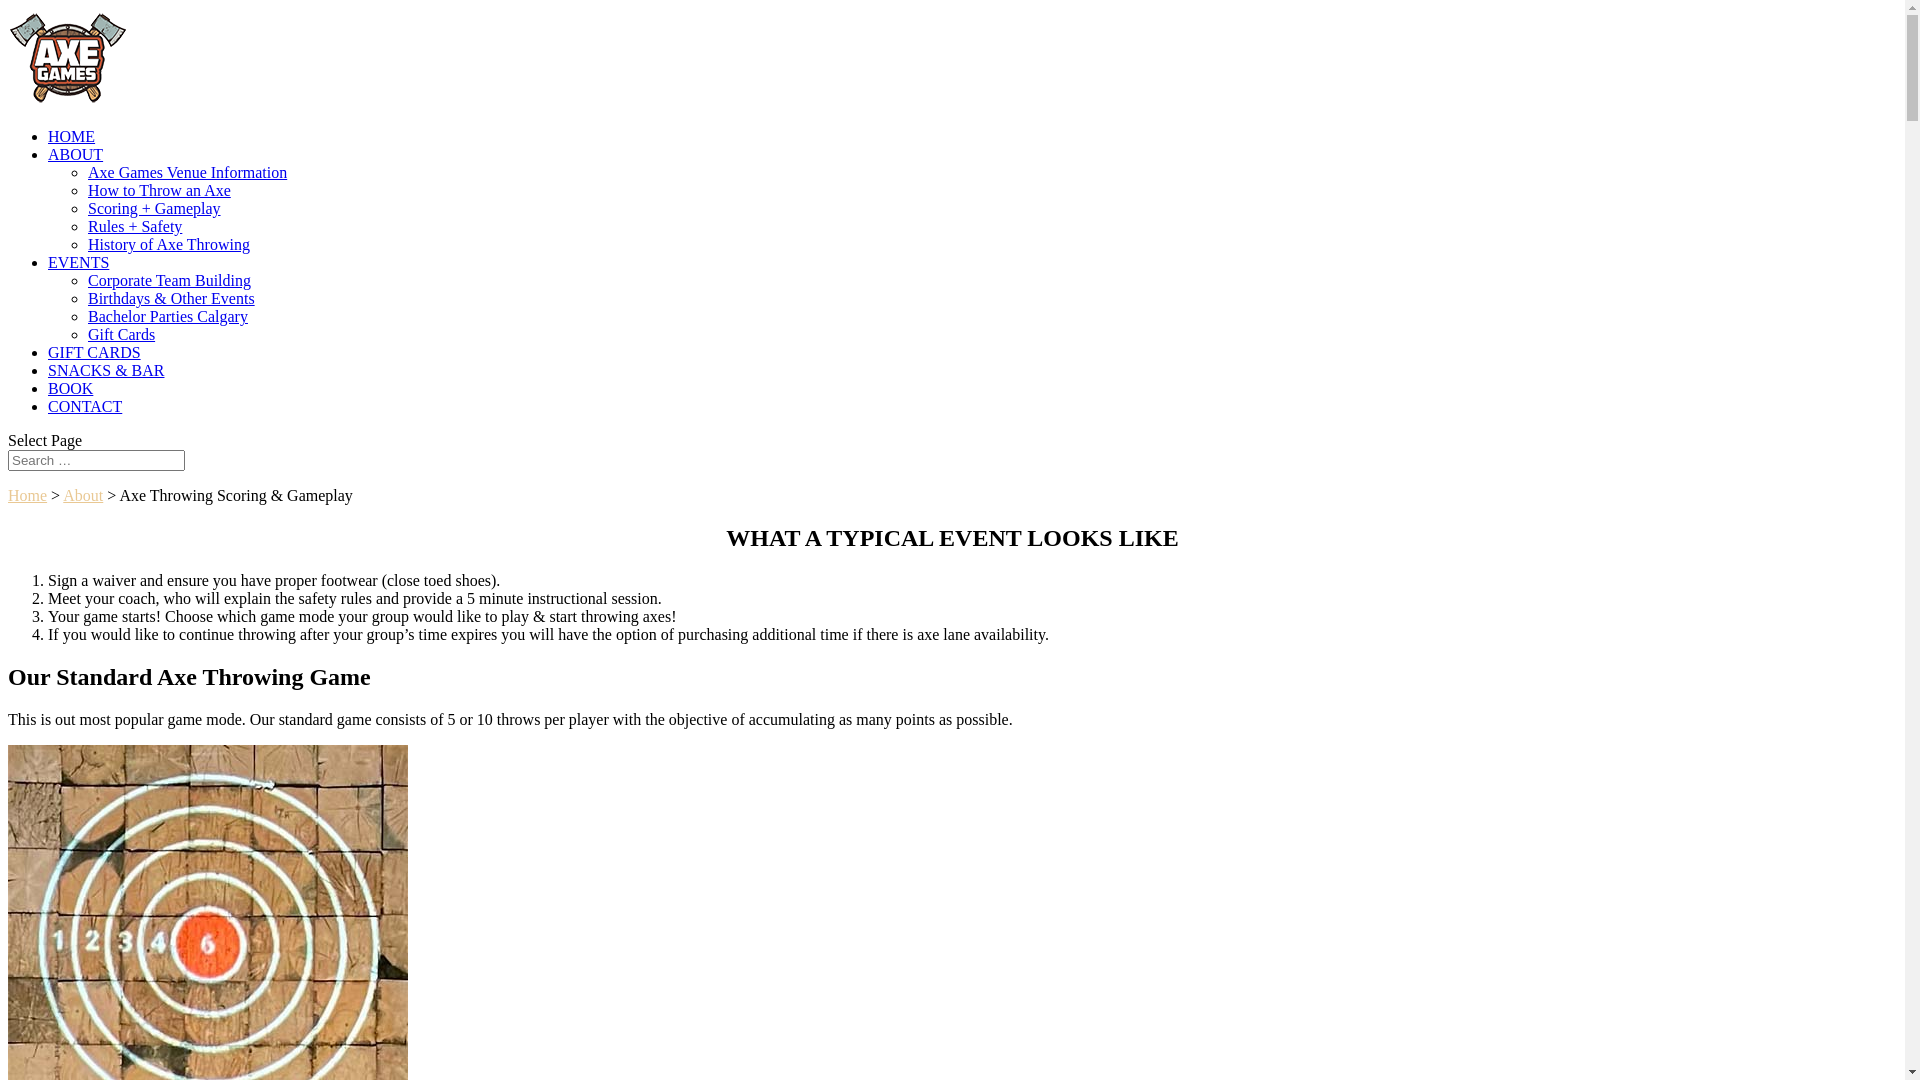 This screenshot has width=1920, height=1080. What do you see at coordinates (93, 351) in the screenshot?
I see `'GIFT CARDS'` at bounding box center [93, 351].